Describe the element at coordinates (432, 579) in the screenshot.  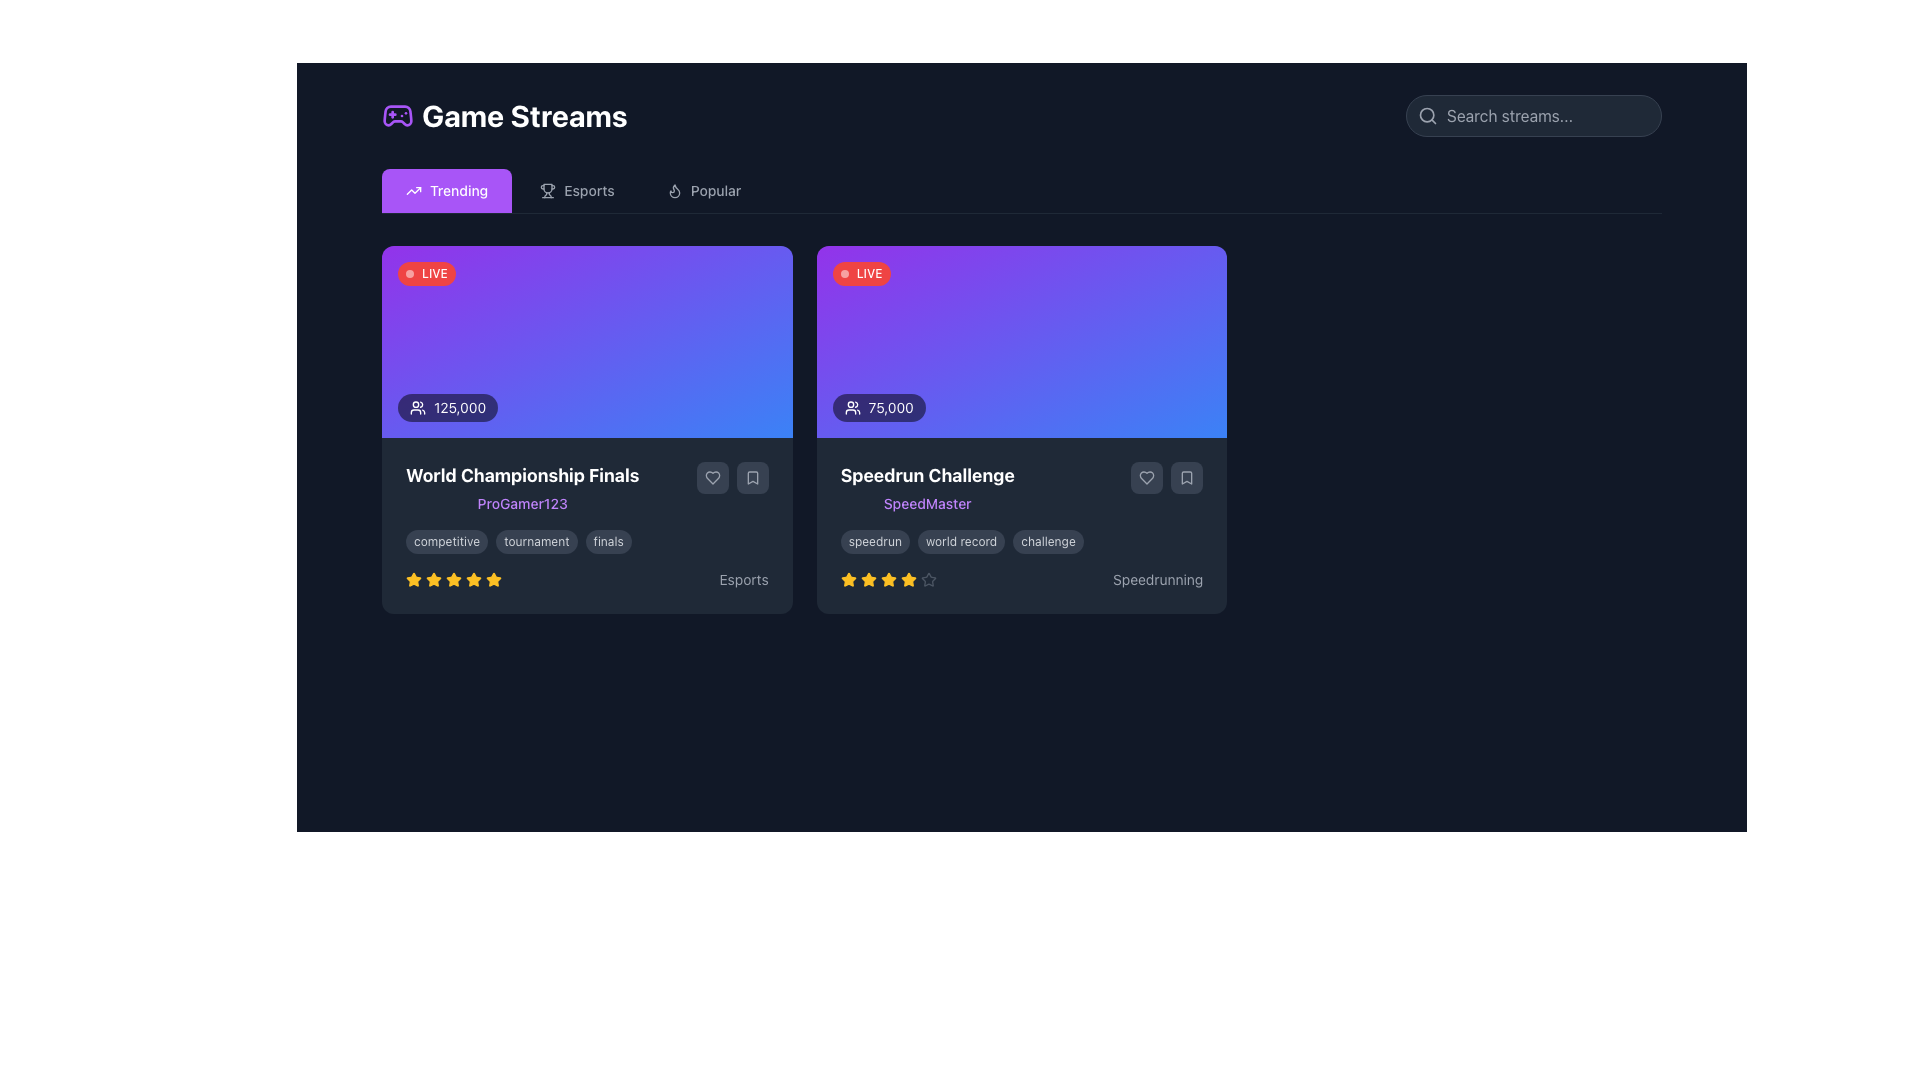
I see `the third star icon from the left in a horizontal row of six star icons, which is styled with a yellow fill and border, located directly below the title of the first card labeled 'World Championship Finals'` at that location.